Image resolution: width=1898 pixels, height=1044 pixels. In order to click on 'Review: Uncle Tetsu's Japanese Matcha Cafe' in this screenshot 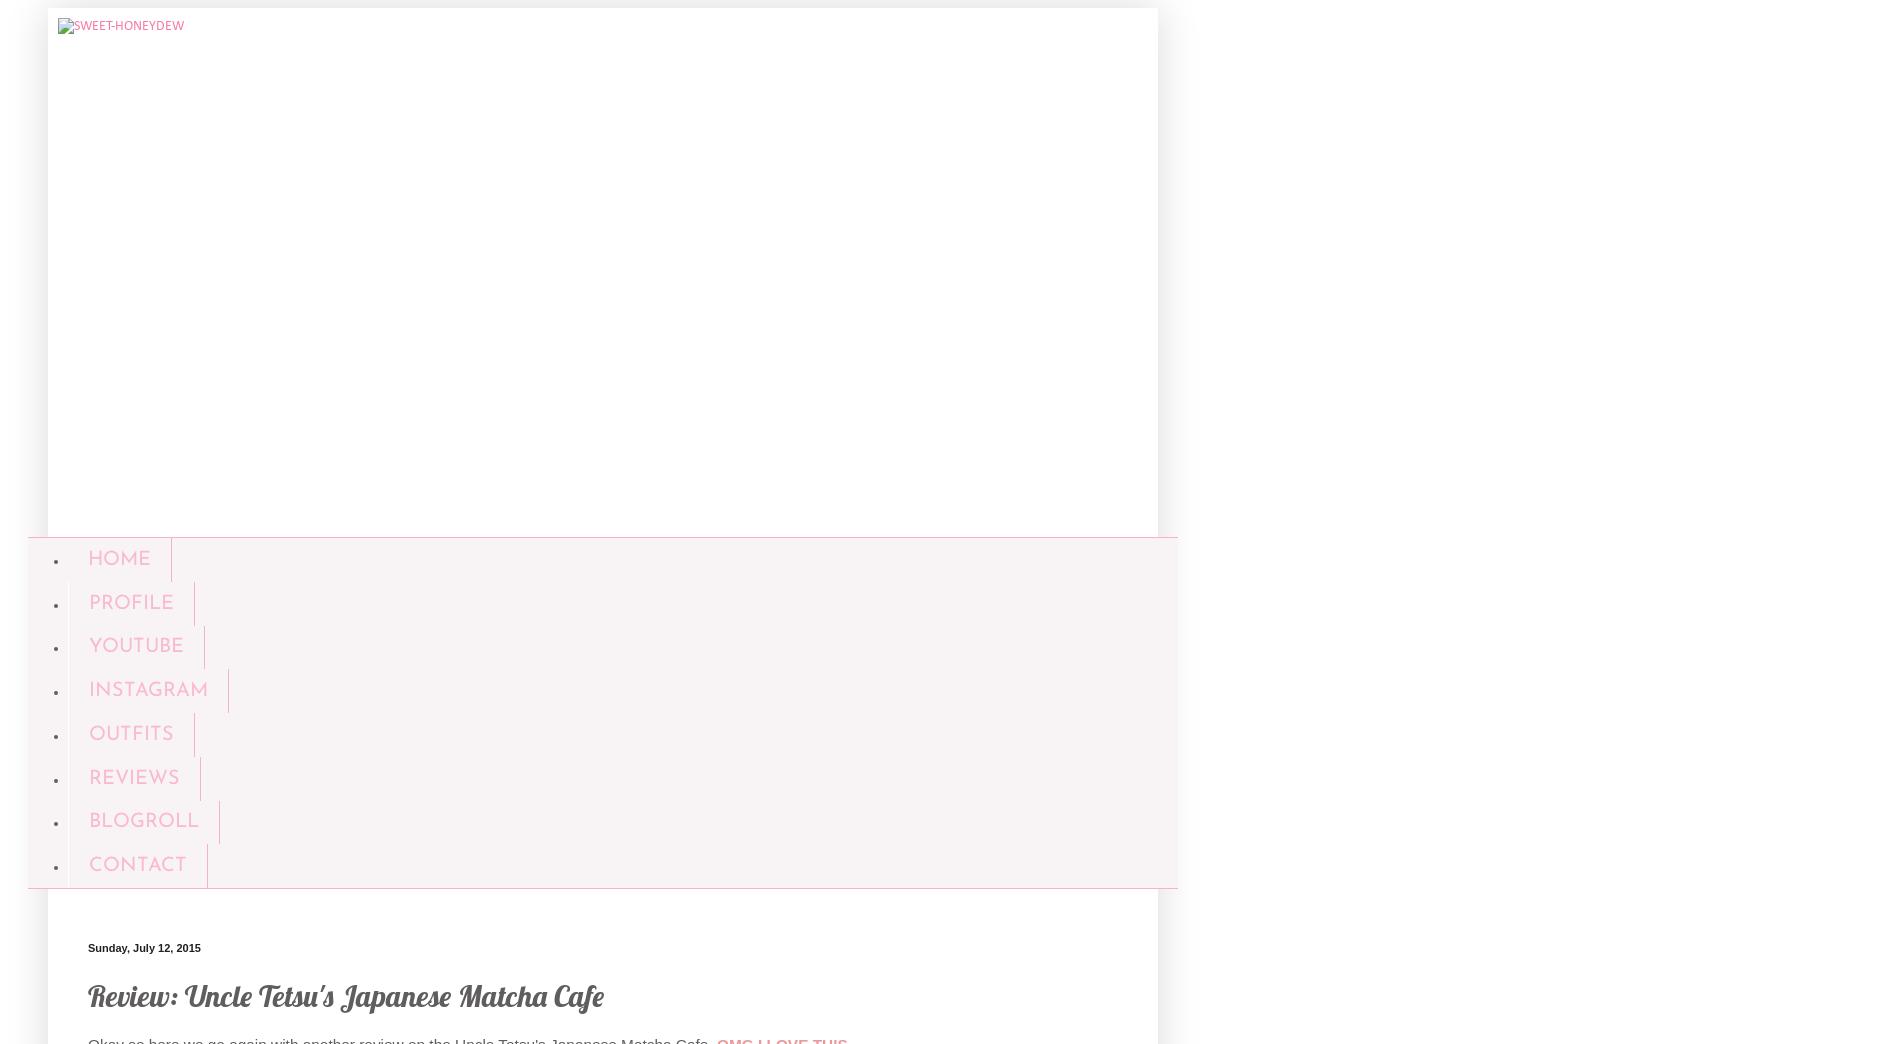, I will do `click(346, 995)`.